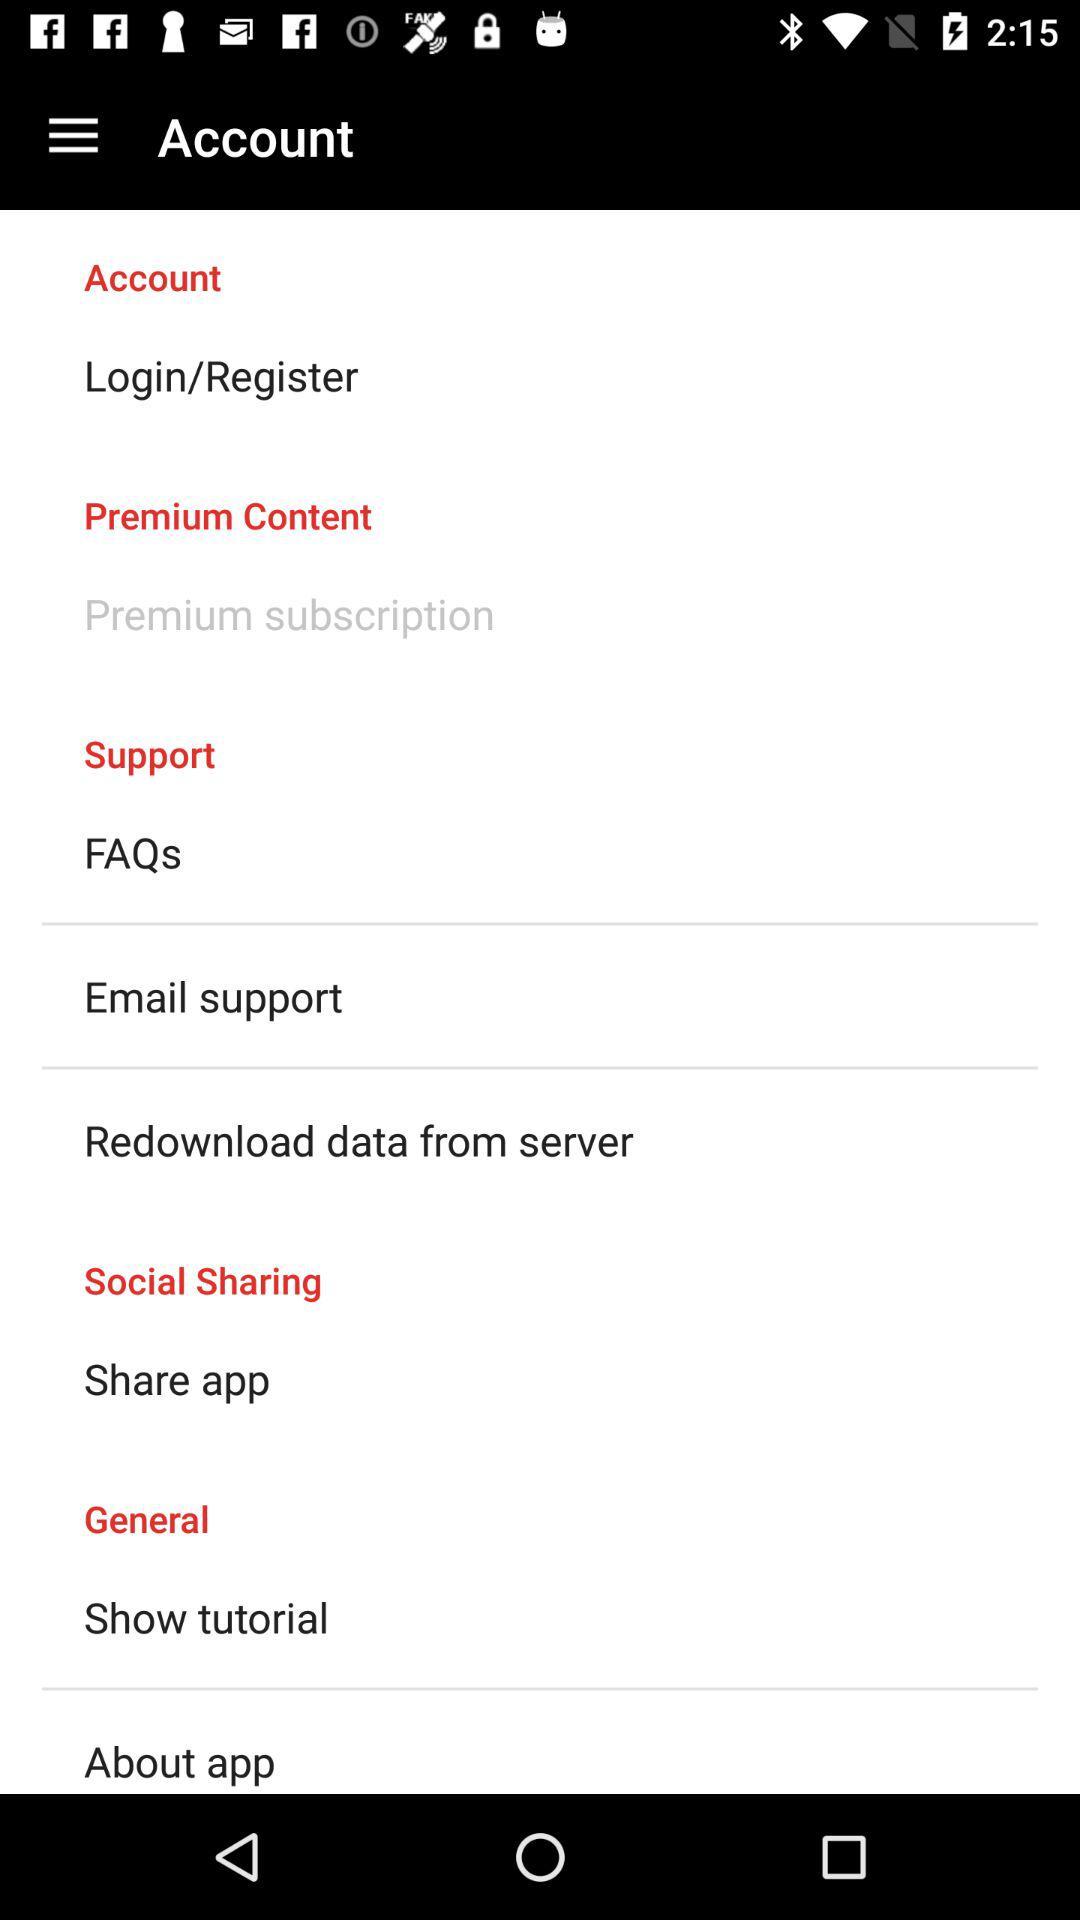  I want to click on the icon next to account, so click(72, 135).